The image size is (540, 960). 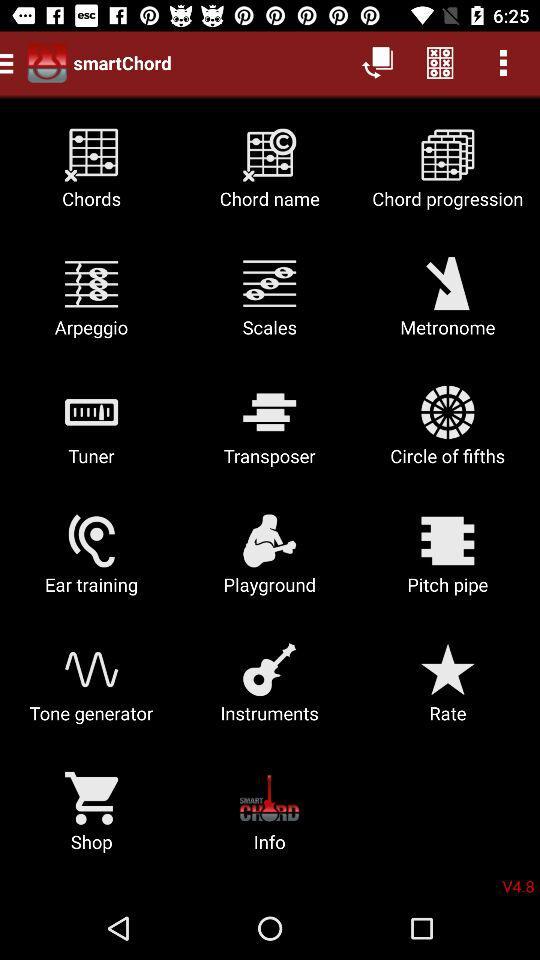 I want to click on the item to the left of the playground icon, so click(x=90, y=561).